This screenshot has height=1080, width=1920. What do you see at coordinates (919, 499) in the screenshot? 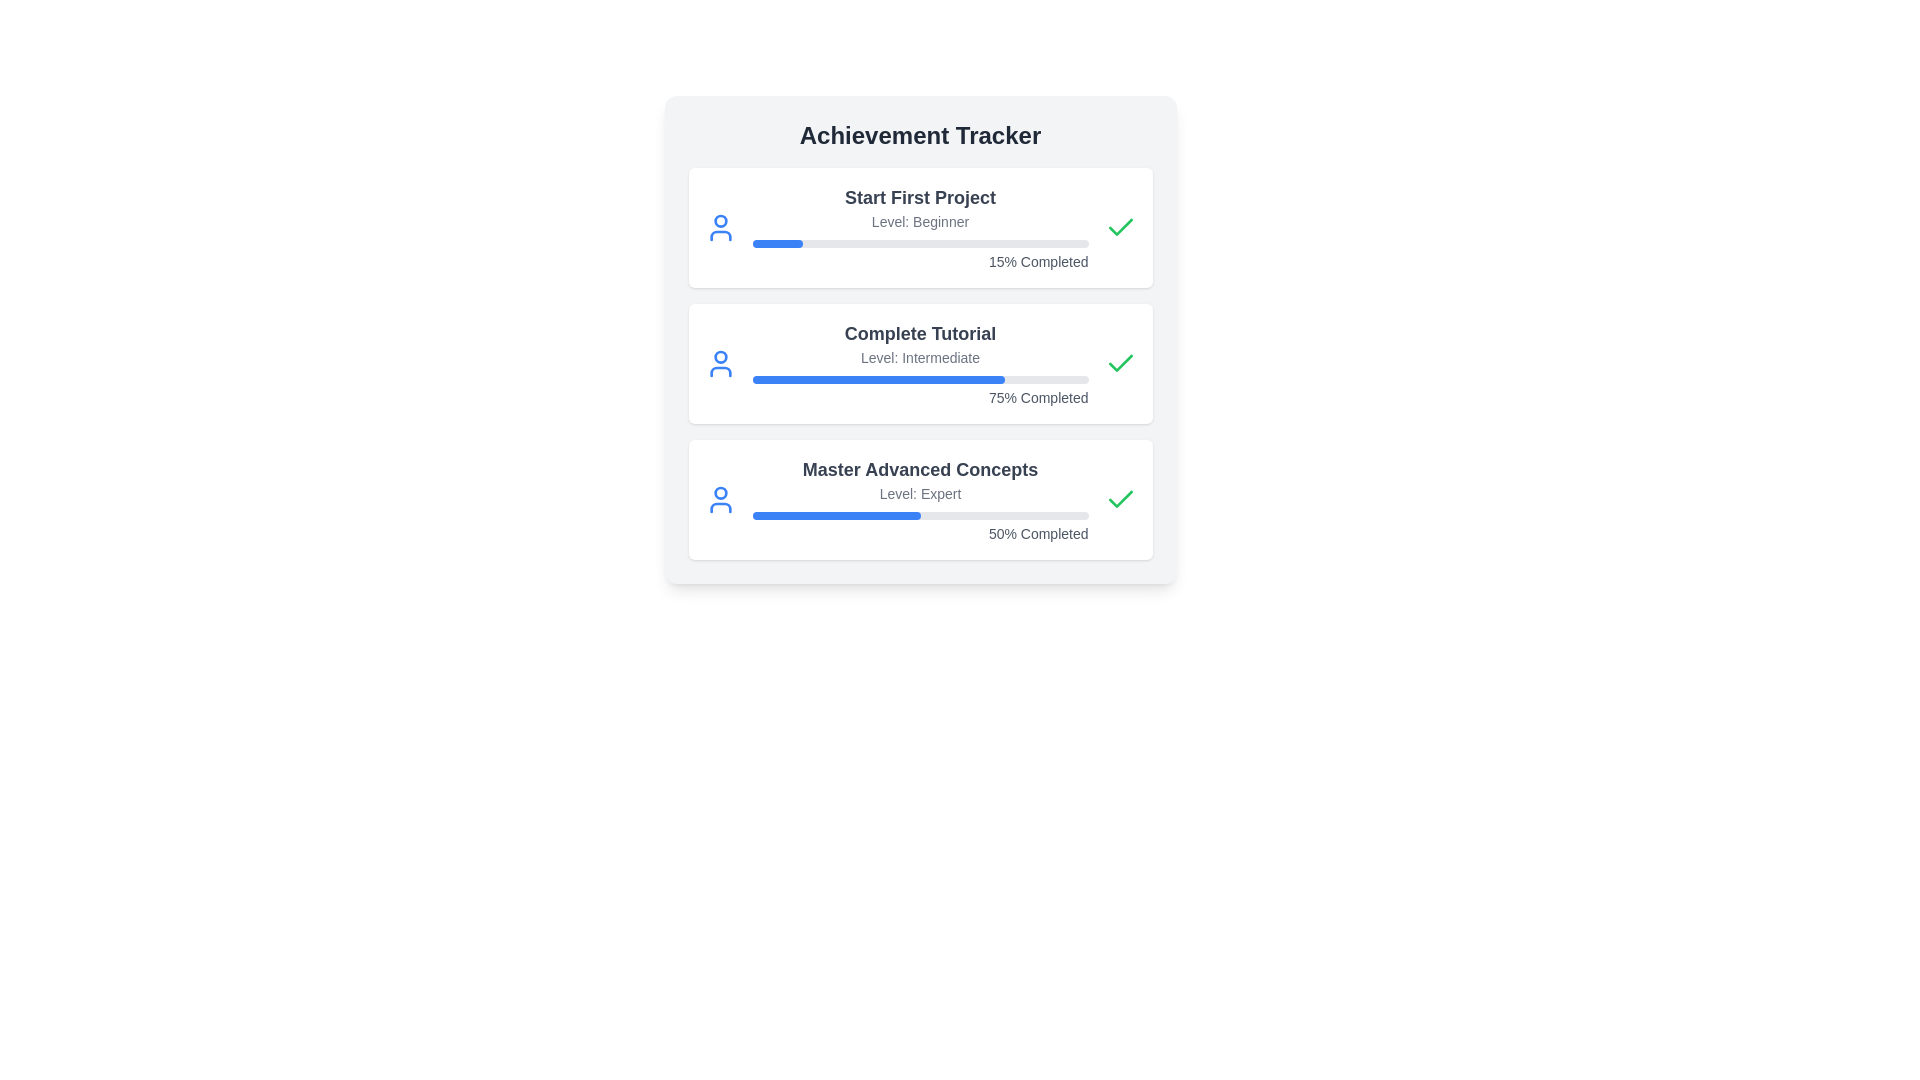
I see `progress details from the milestone card titled 'Master Advanced Concepts', which is the bottommost card in the achievement tracker` at bounding box center [919, 499].